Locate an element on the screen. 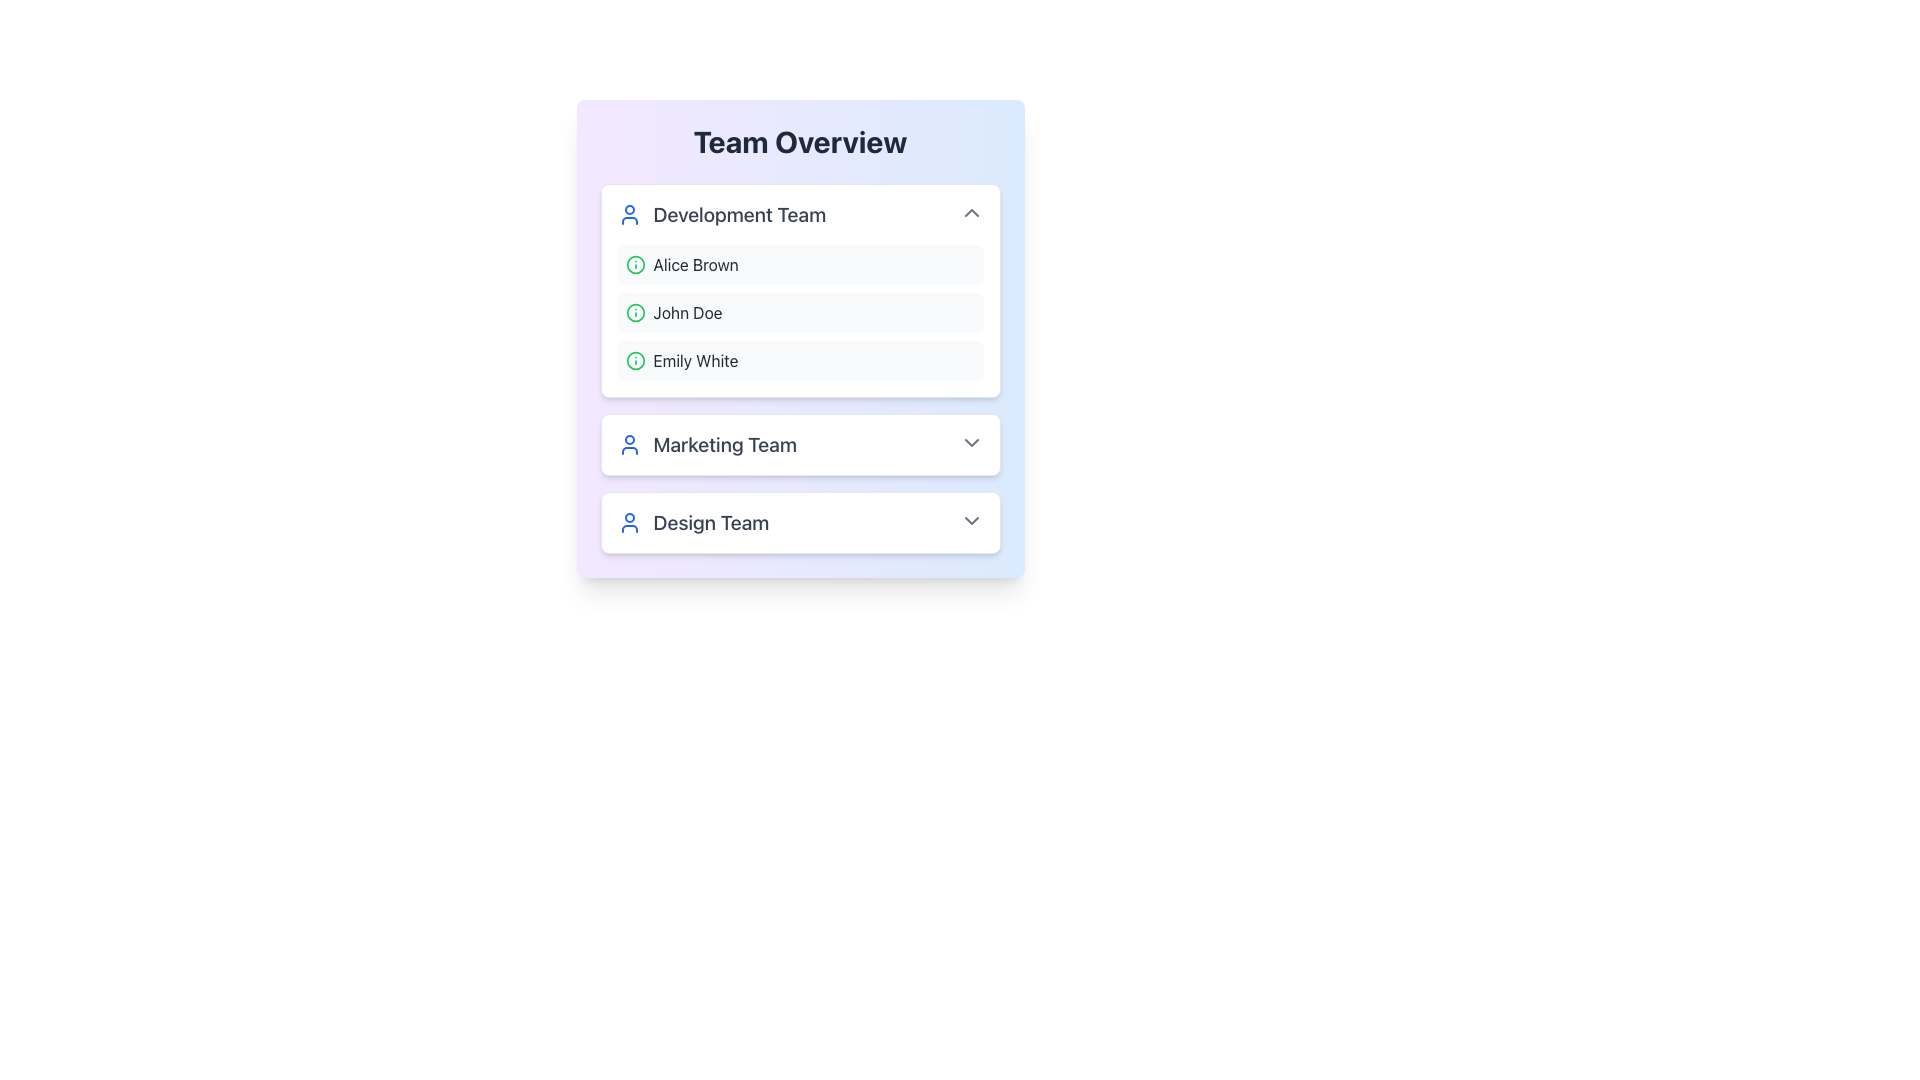  the informational icon located to the left of the text 'Emily White' is located at coordinates (634, 361).